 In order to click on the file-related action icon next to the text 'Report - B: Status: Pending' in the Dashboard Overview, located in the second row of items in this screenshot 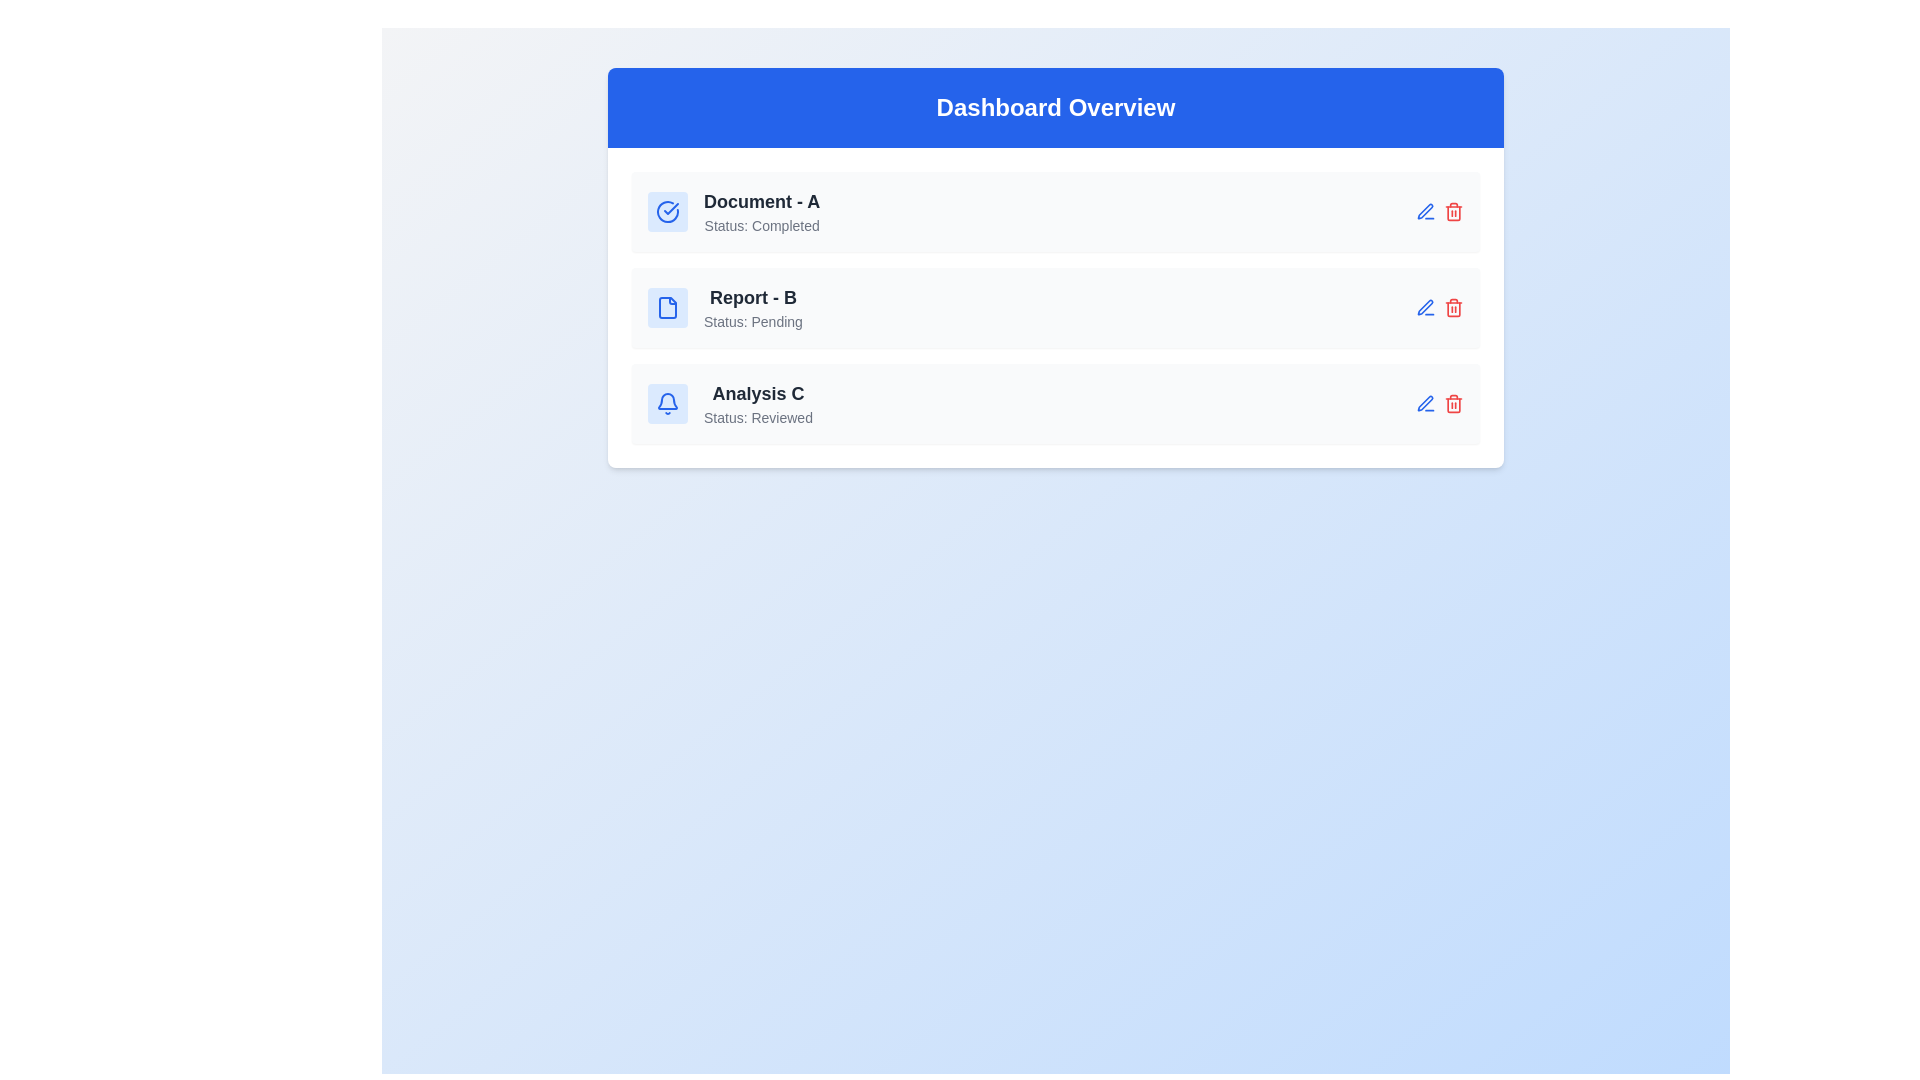, I will do `click(667, 308)`.